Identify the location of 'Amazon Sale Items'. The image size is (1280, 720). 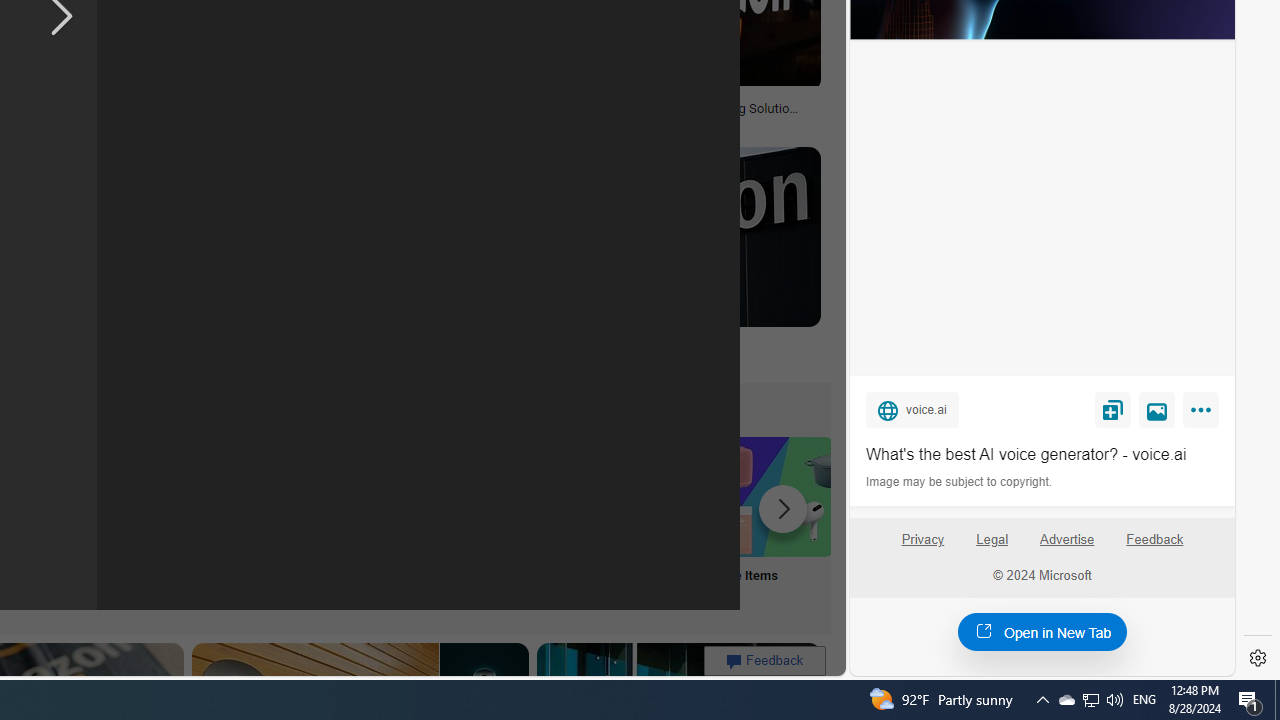
(774, 495).